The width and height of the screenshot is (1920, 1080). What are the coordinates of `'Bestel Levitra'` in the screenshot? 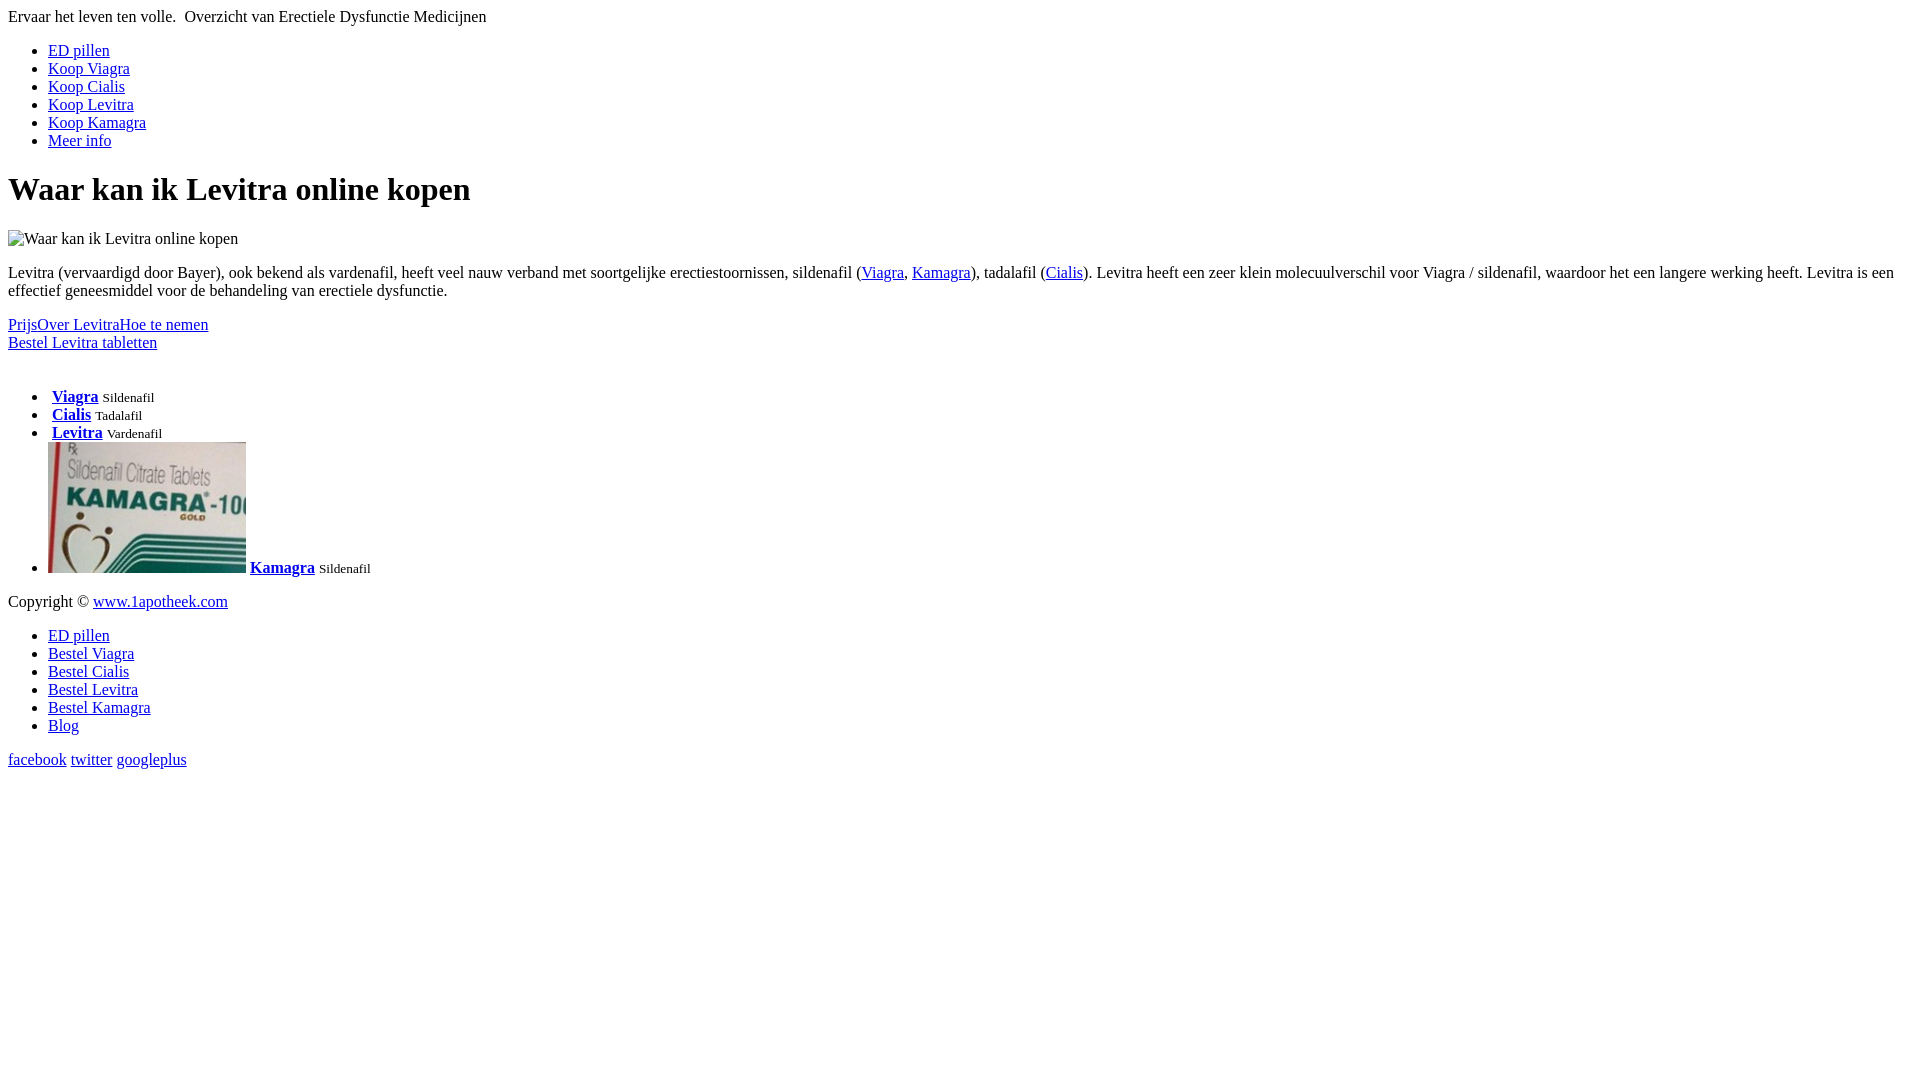 It's located at (91, 688).